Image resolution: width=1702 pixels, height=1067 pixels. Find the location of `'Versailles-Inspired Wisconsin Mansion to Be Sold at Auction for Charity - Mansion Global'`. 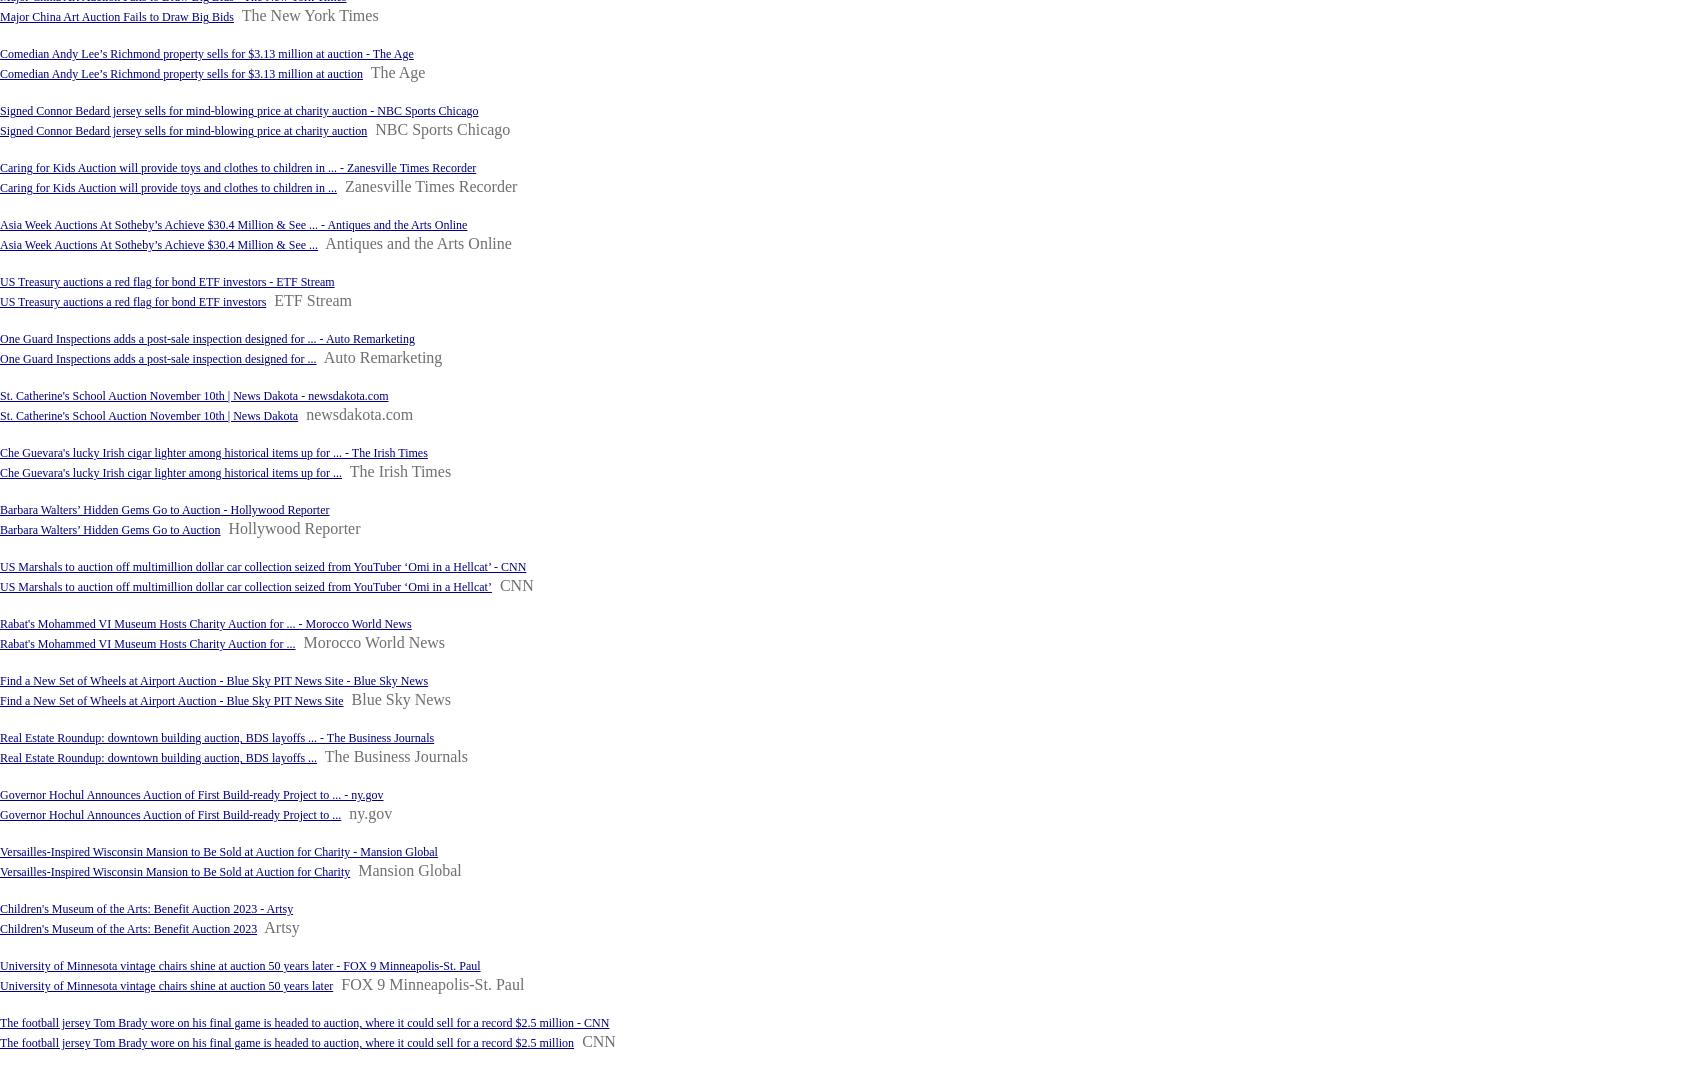

'Versailles-Inspired Wisconsin Mansion to Be Sold at Auction for Charity - Mansion Global' is located at coordinates (0, 850).